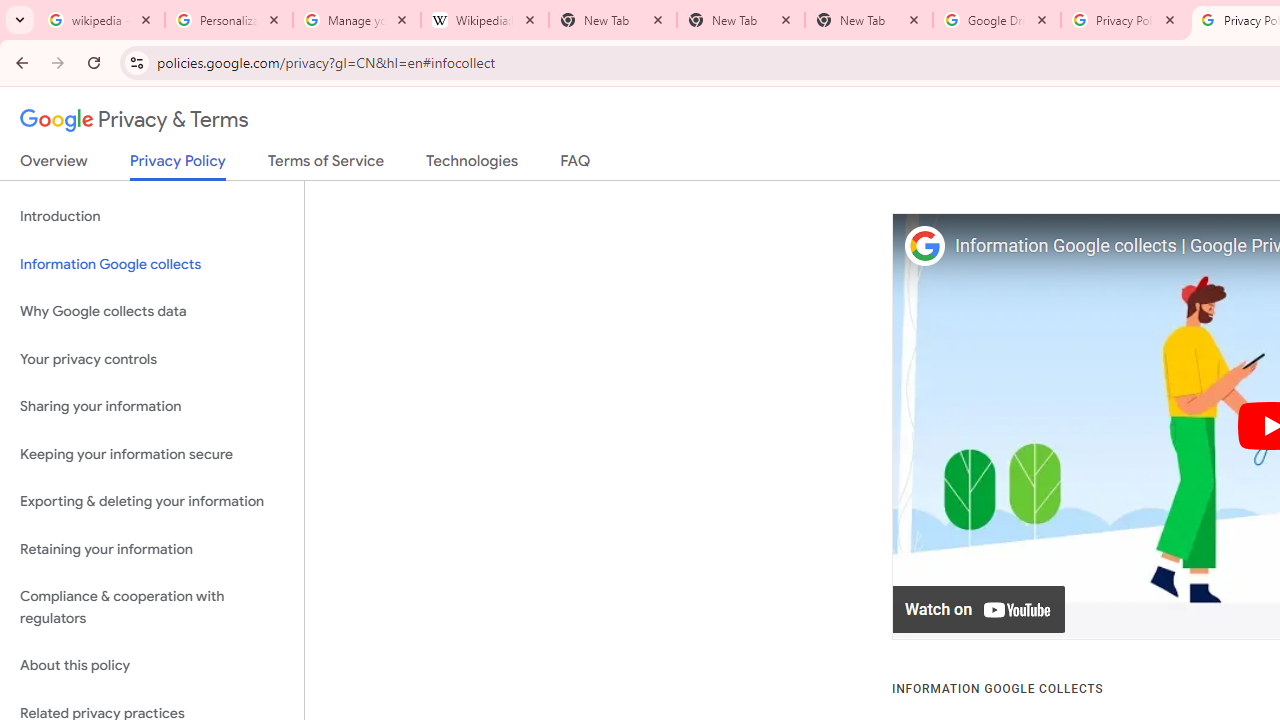 The width and height of the screenshot is (1280, 720). What do you see at coordinates (997, 20) in the screenshot?
I see `'Google Drive: Sign-in'` at bounding box center [997, 20].